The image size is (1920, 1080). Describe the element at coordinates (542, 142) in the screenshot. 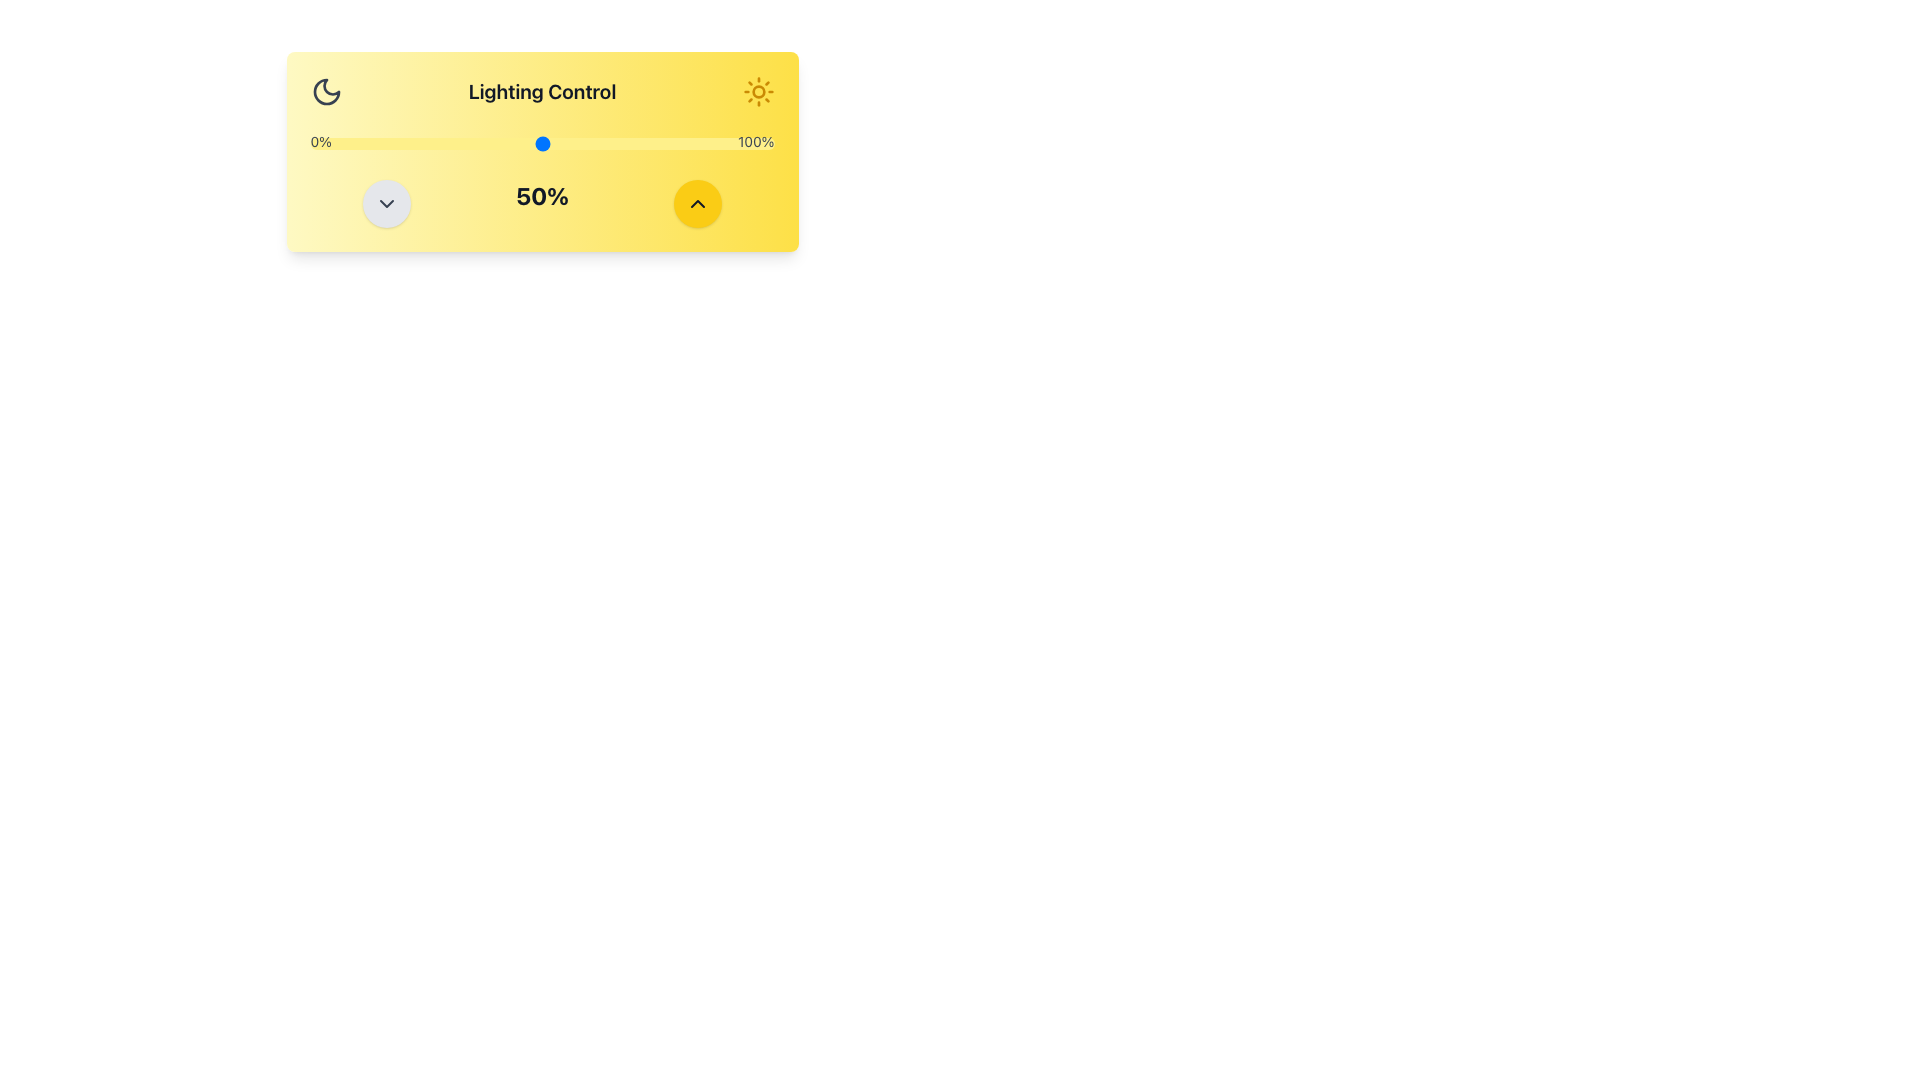

I see `the lighting intensity slider, which is centered above the percentage display ('50%') in the middle of the card, to observe tooltips or additional information` at that location.